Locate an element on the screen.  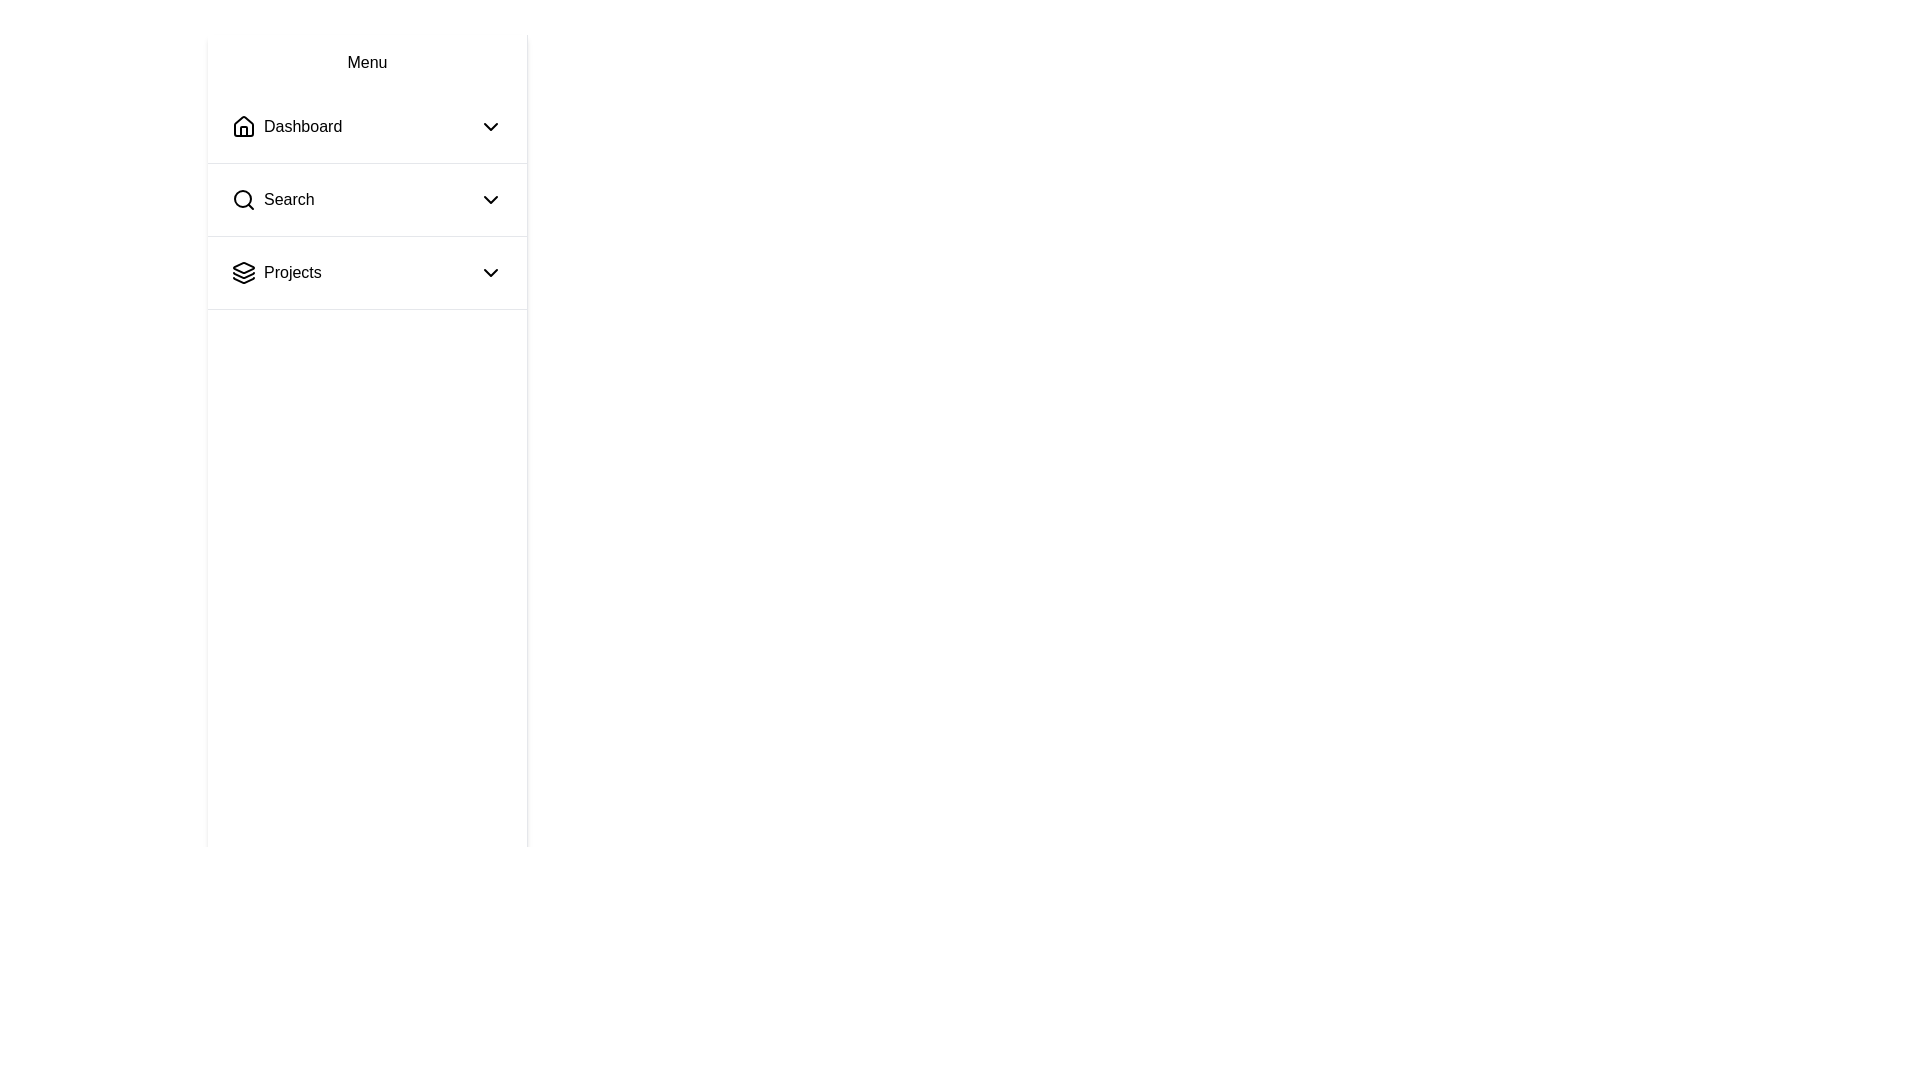
the collapsible menu item in the navigation bar that is the third entry in the vertical list of menu items is located at coordinates (367, 273).